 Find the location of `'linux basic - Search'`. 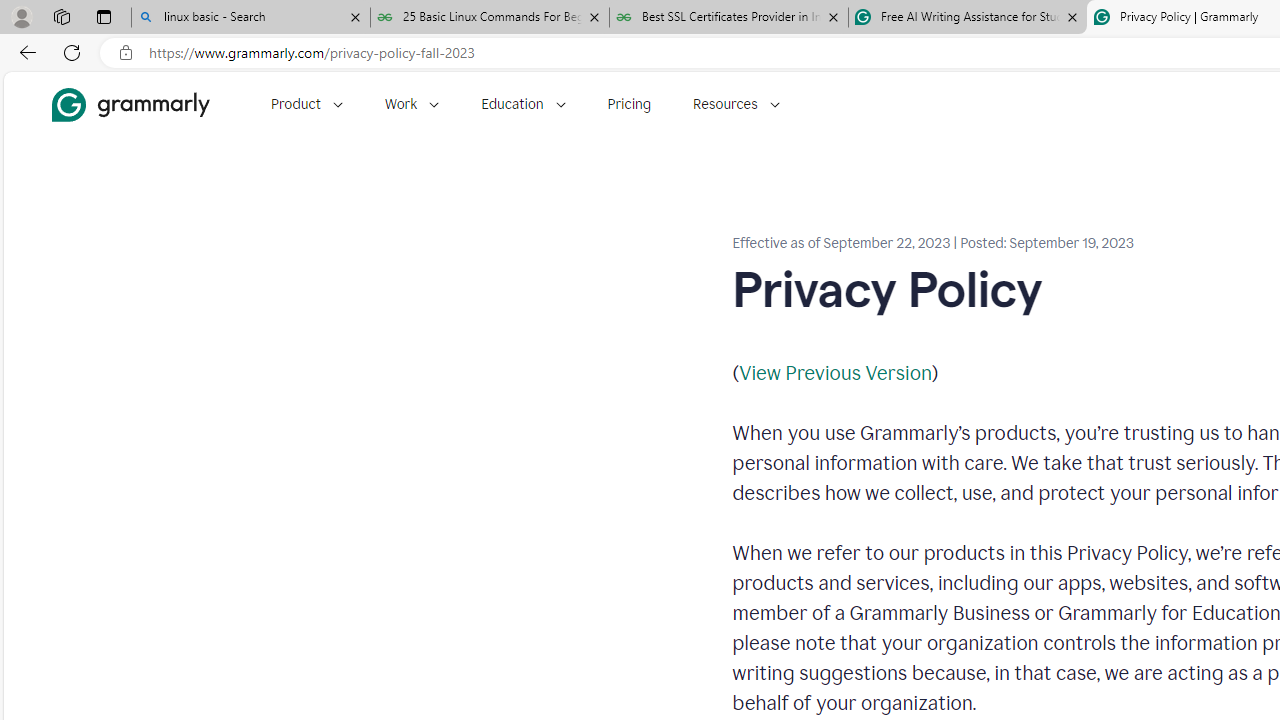

'linux basic - Search' is located at coordinates (249, 17).